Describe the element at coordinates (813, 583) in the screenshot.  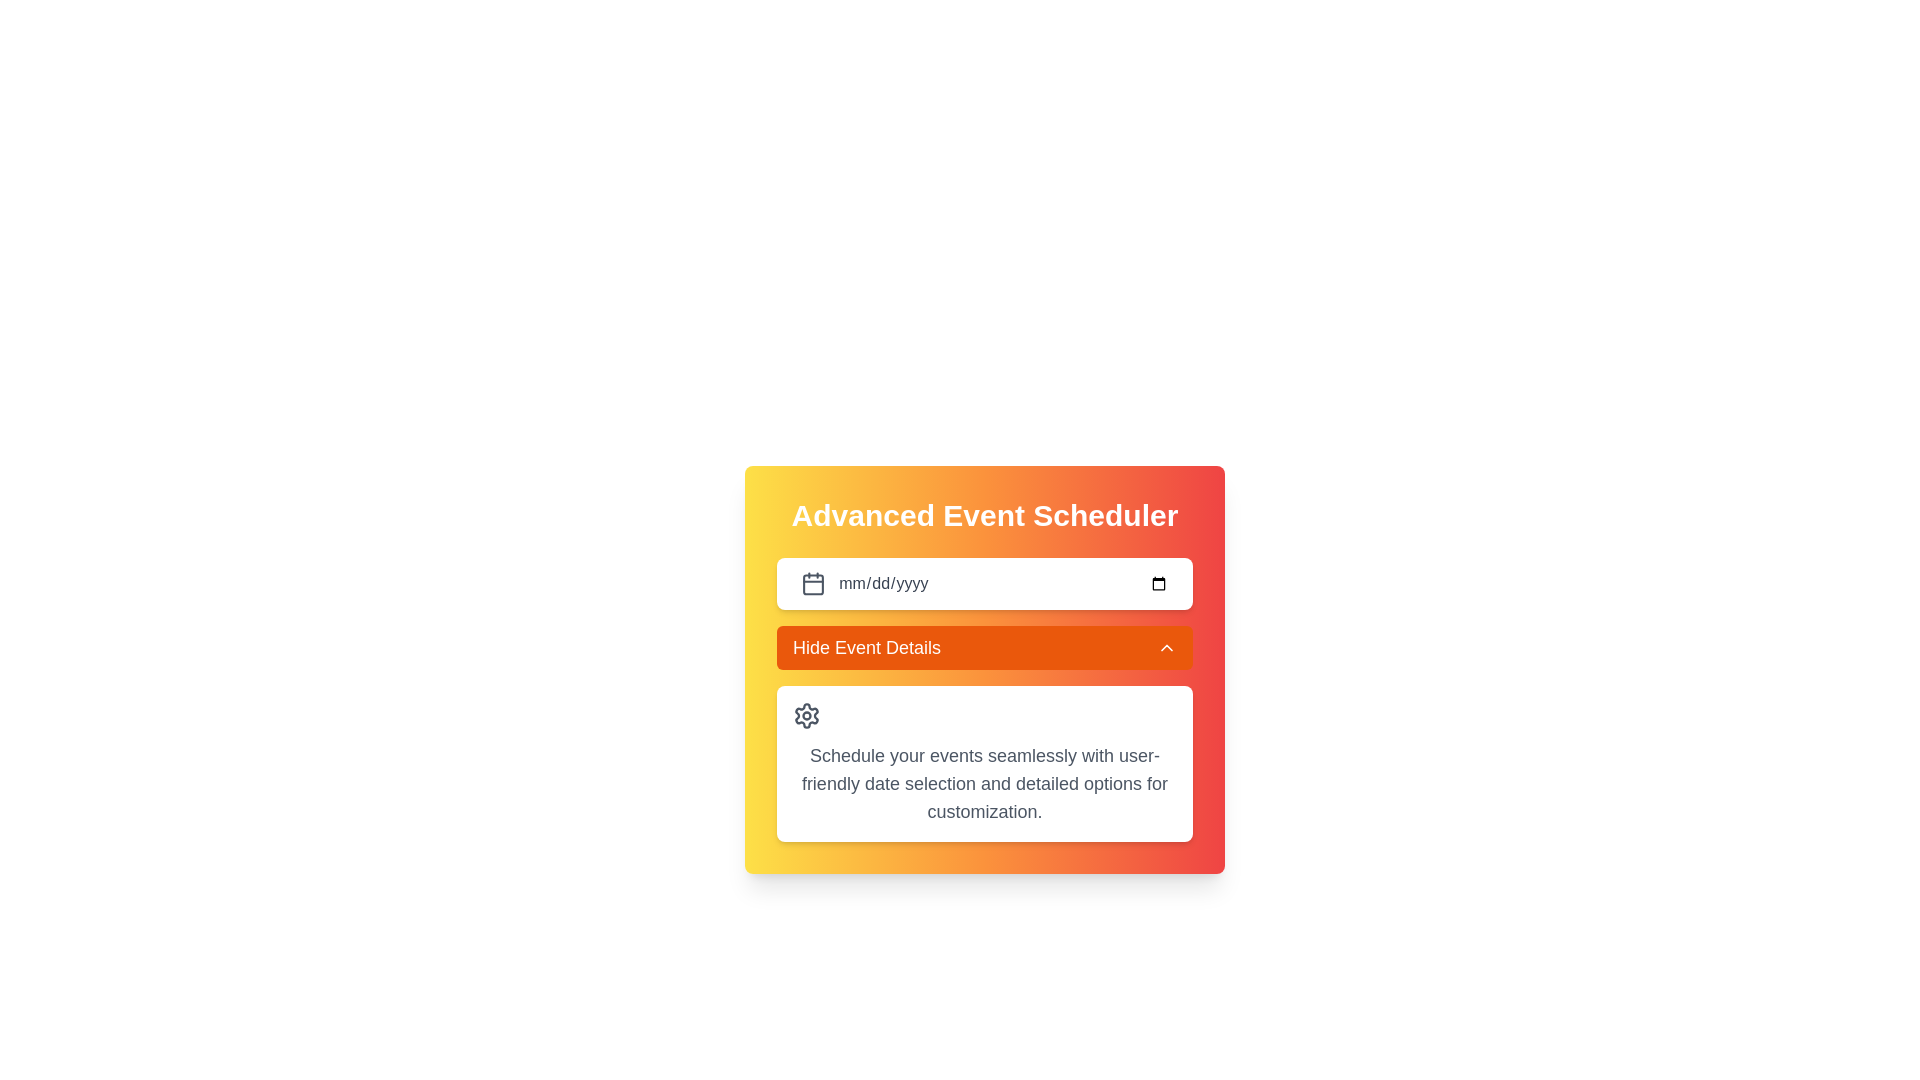
I see `the calendar icon, which is a rounded square shape with a minimalistic gray design, positioned to the left of the date input field under the 'Advanced Event Scheduler' title` at that location.